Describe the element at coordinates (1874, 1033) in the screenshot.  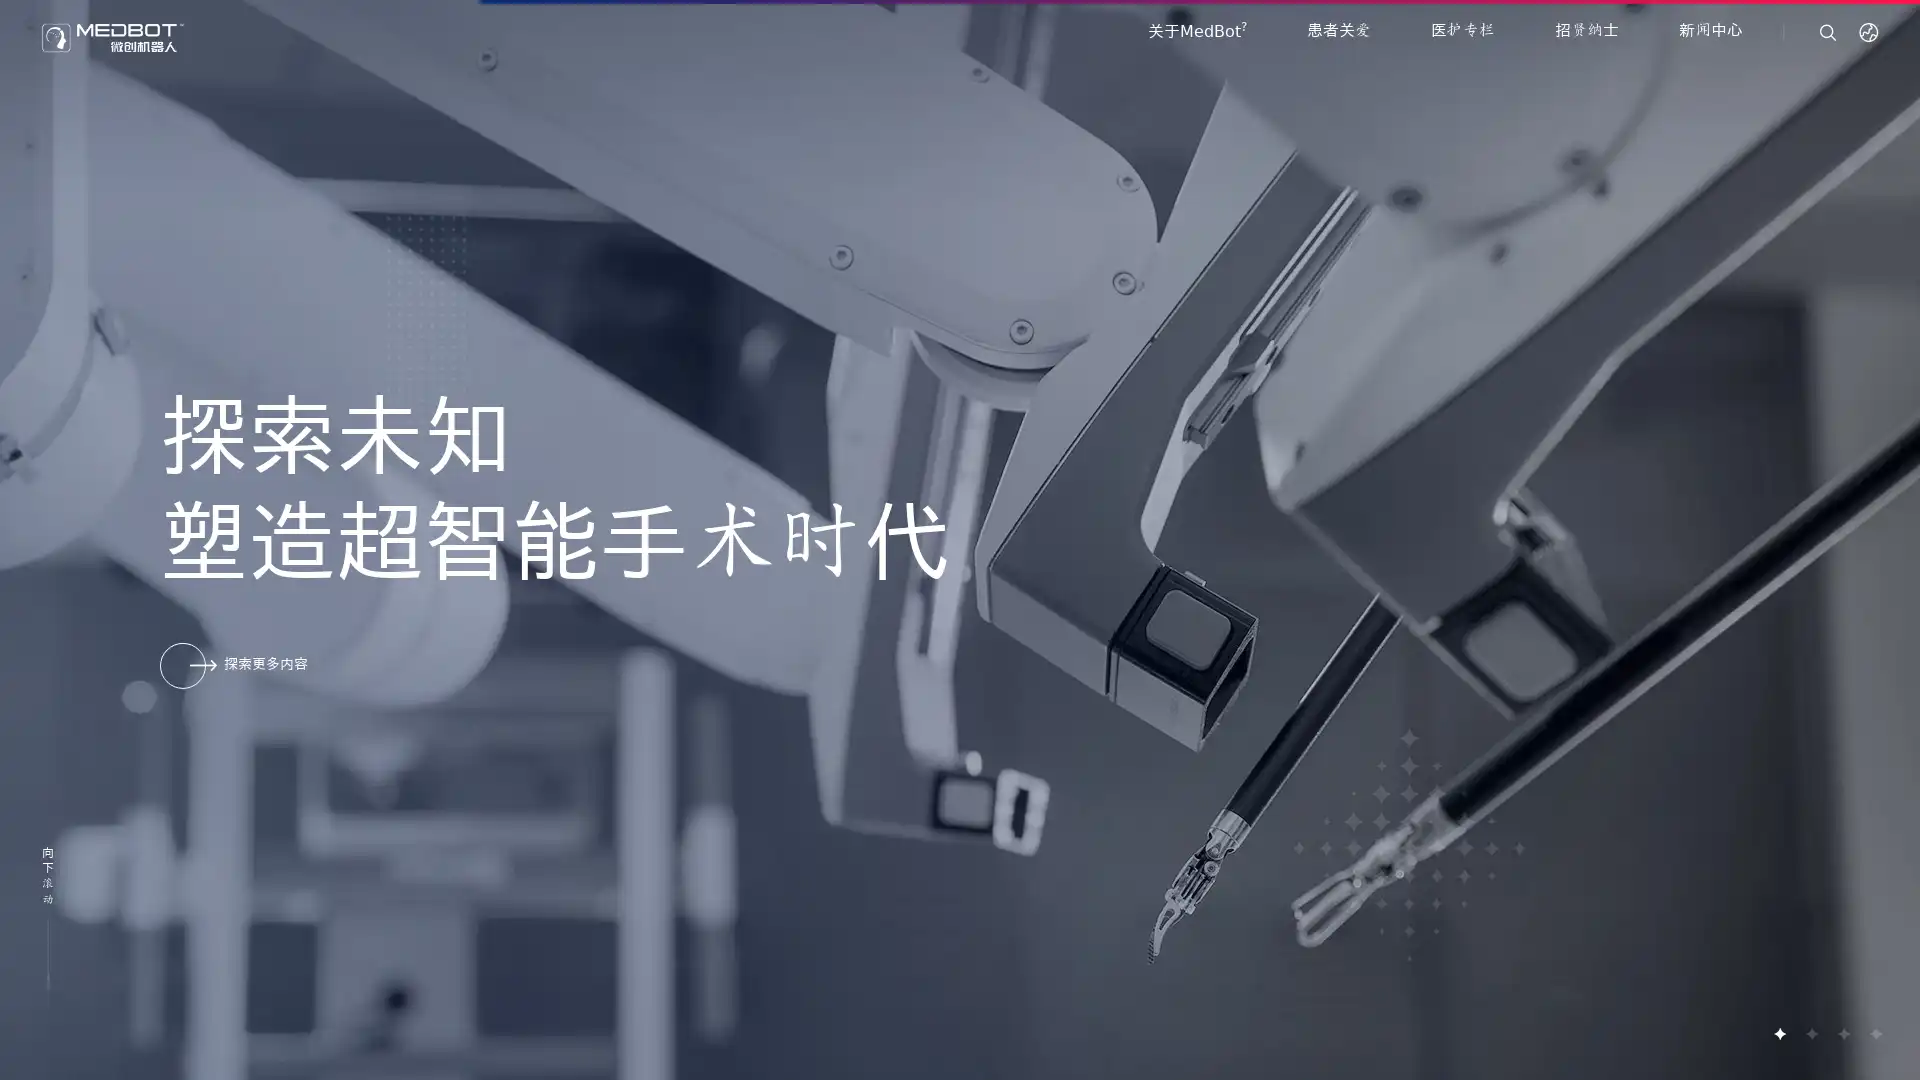
I see `Go to slide 4` at that location.